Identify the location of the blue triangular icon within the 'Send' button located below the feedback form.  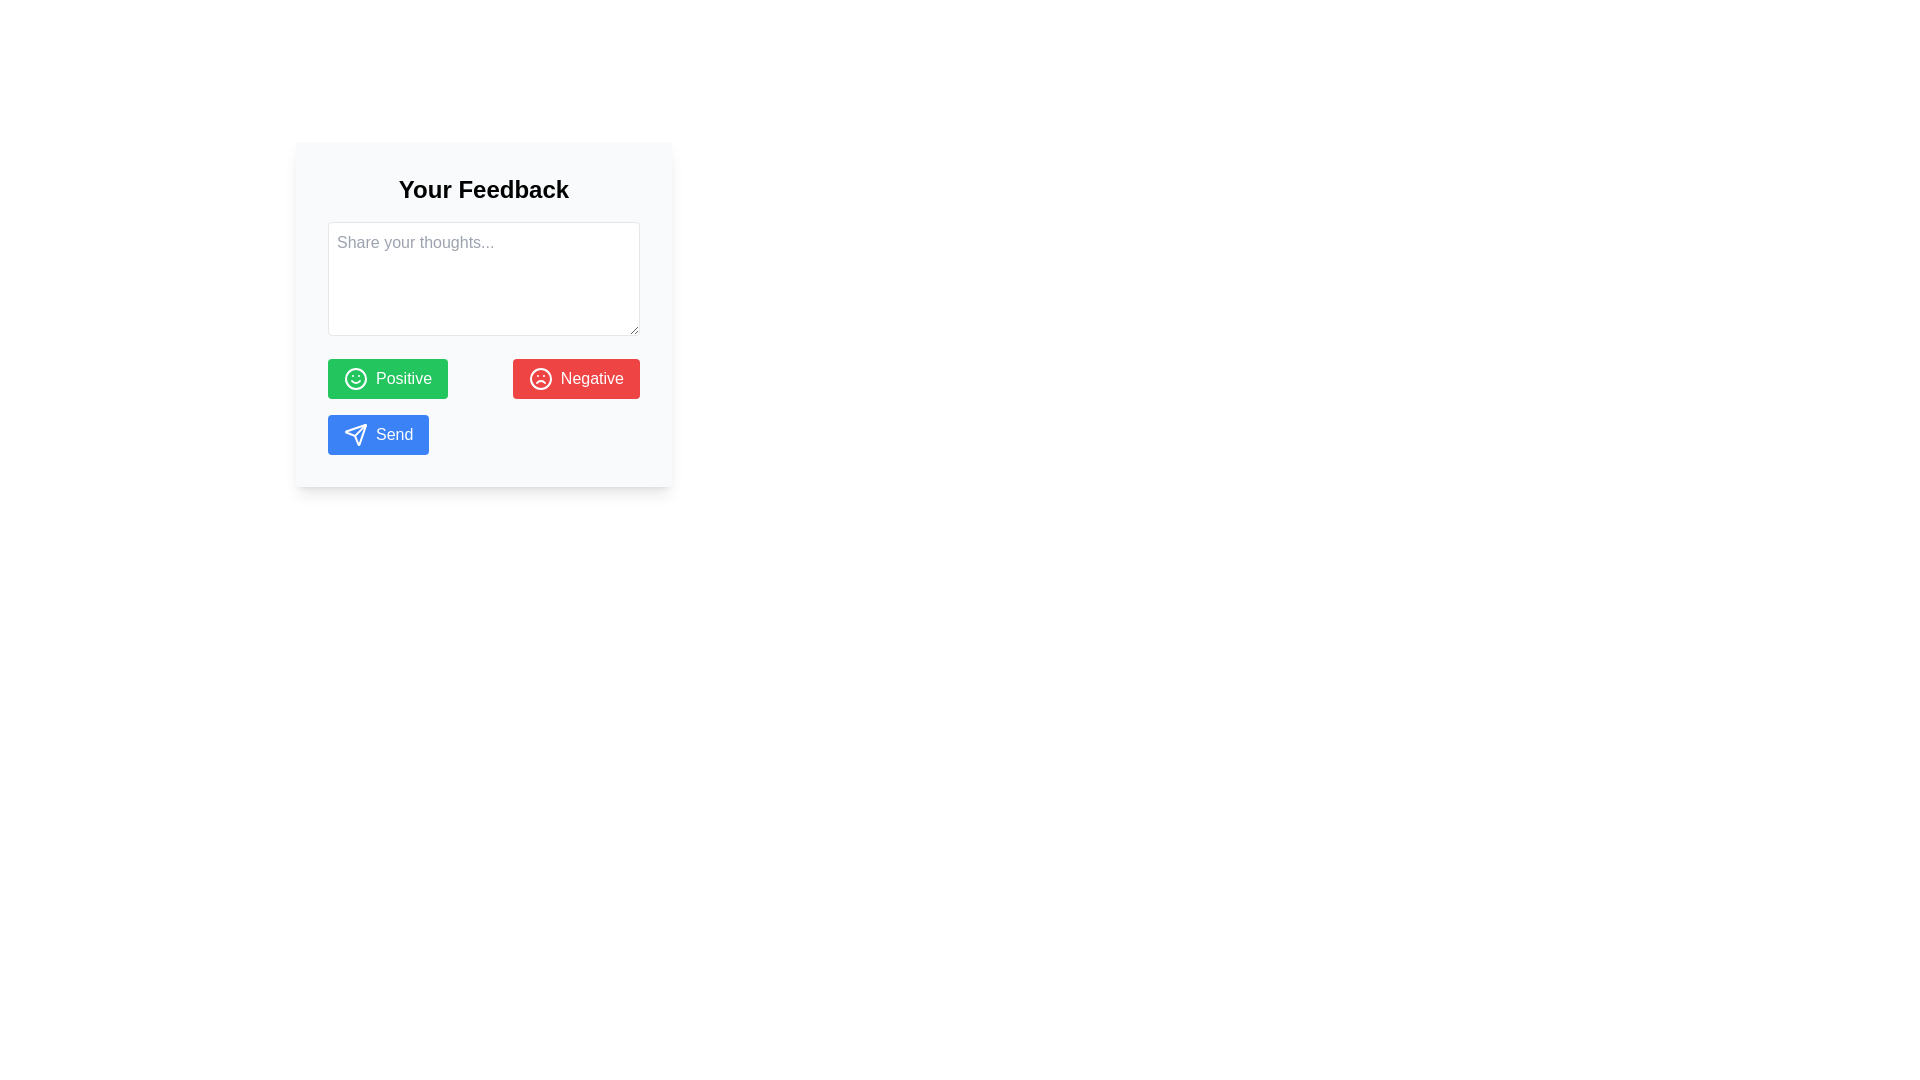
(355, 433).